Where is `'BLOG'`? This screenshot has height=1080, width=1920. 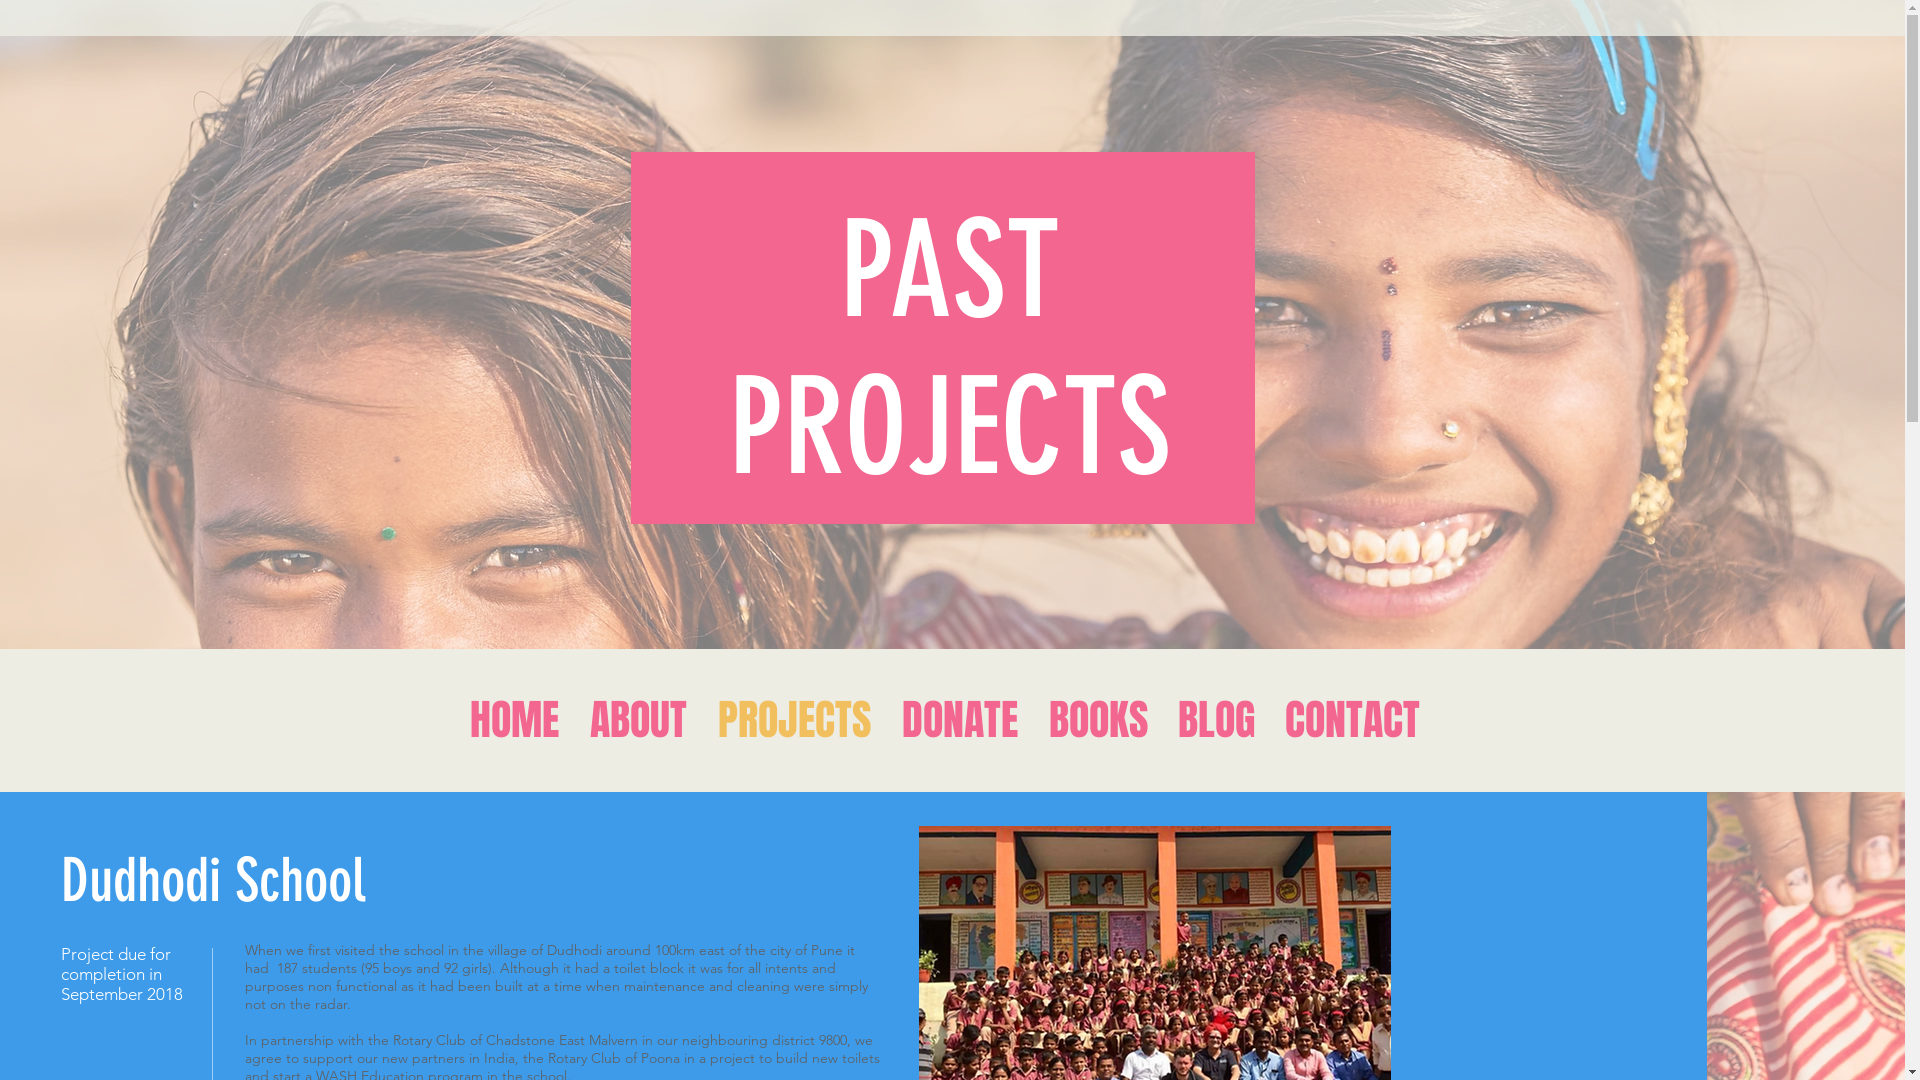 'BLOG' is located at coordinates (1214, 720).